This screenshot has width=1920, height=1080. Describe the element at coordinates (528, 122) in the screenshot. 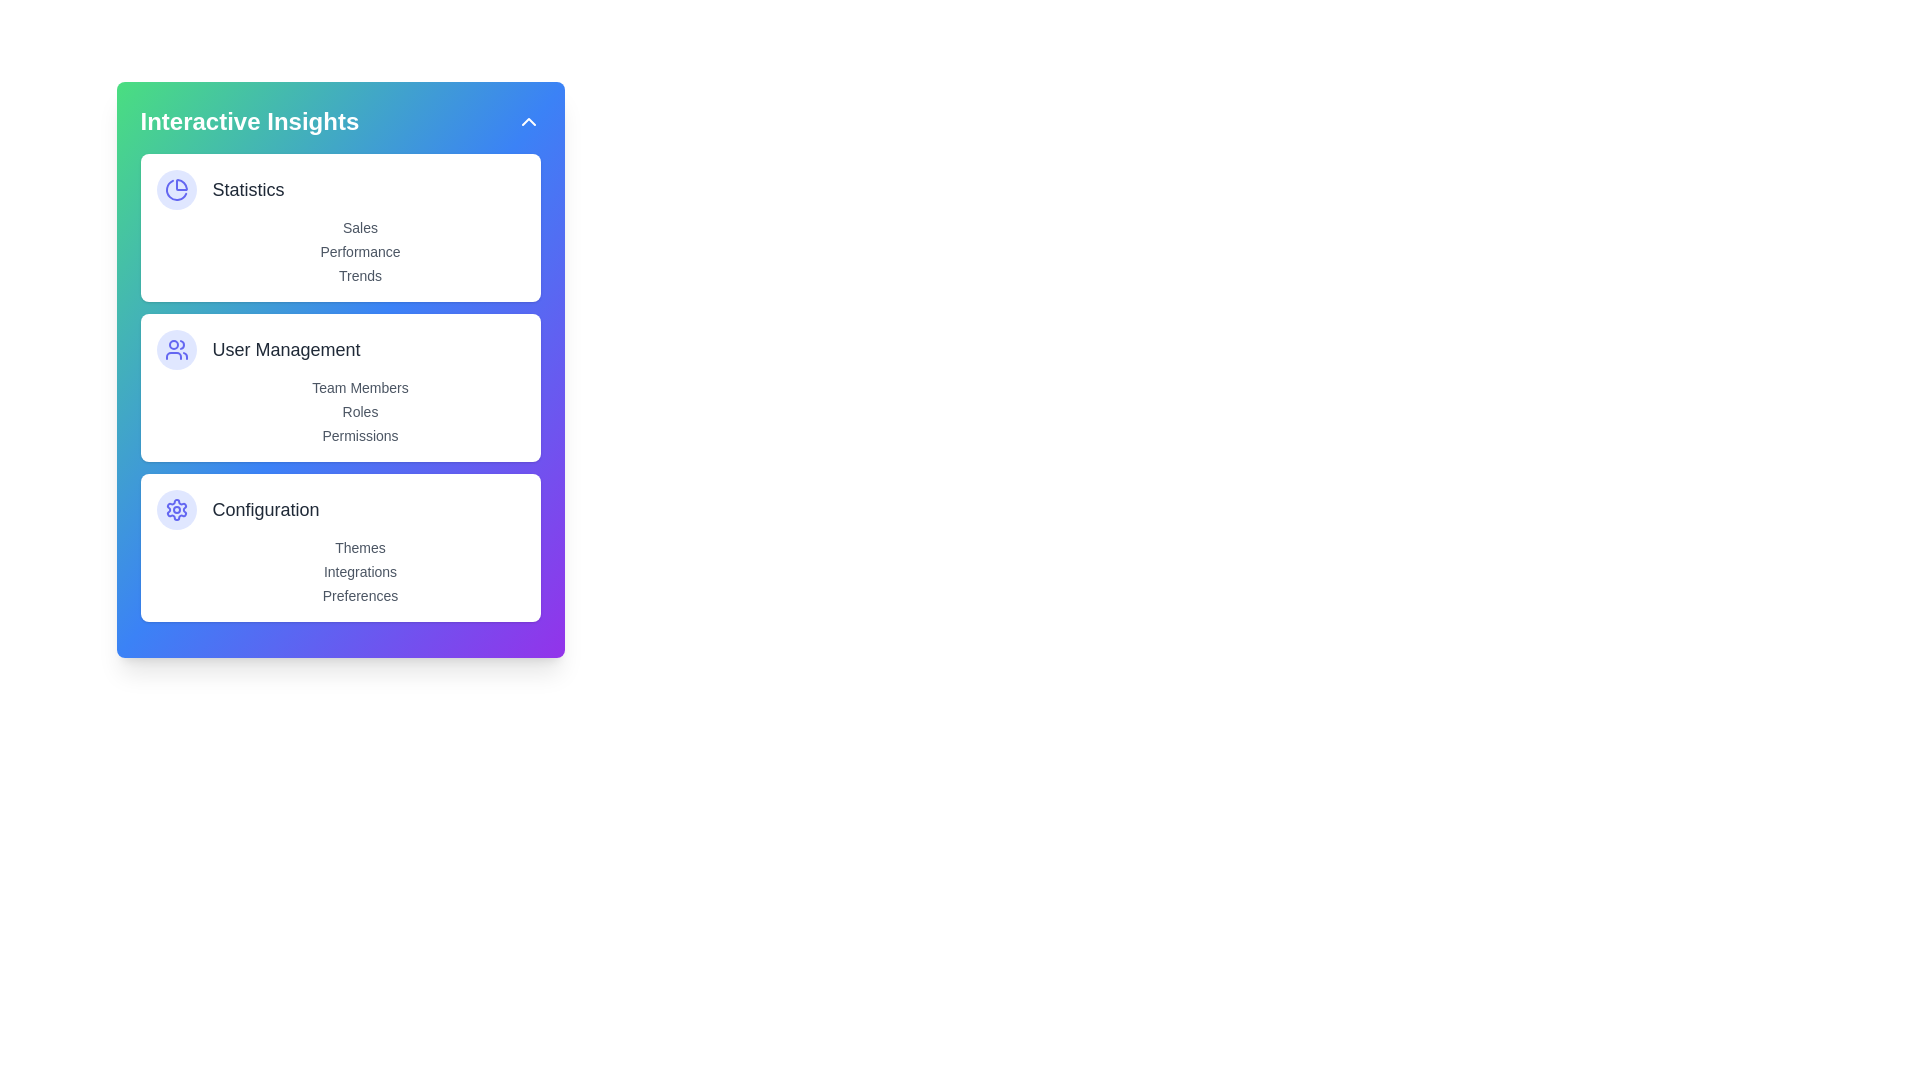

I see `the toggle button to change the menu visibility` at that location.